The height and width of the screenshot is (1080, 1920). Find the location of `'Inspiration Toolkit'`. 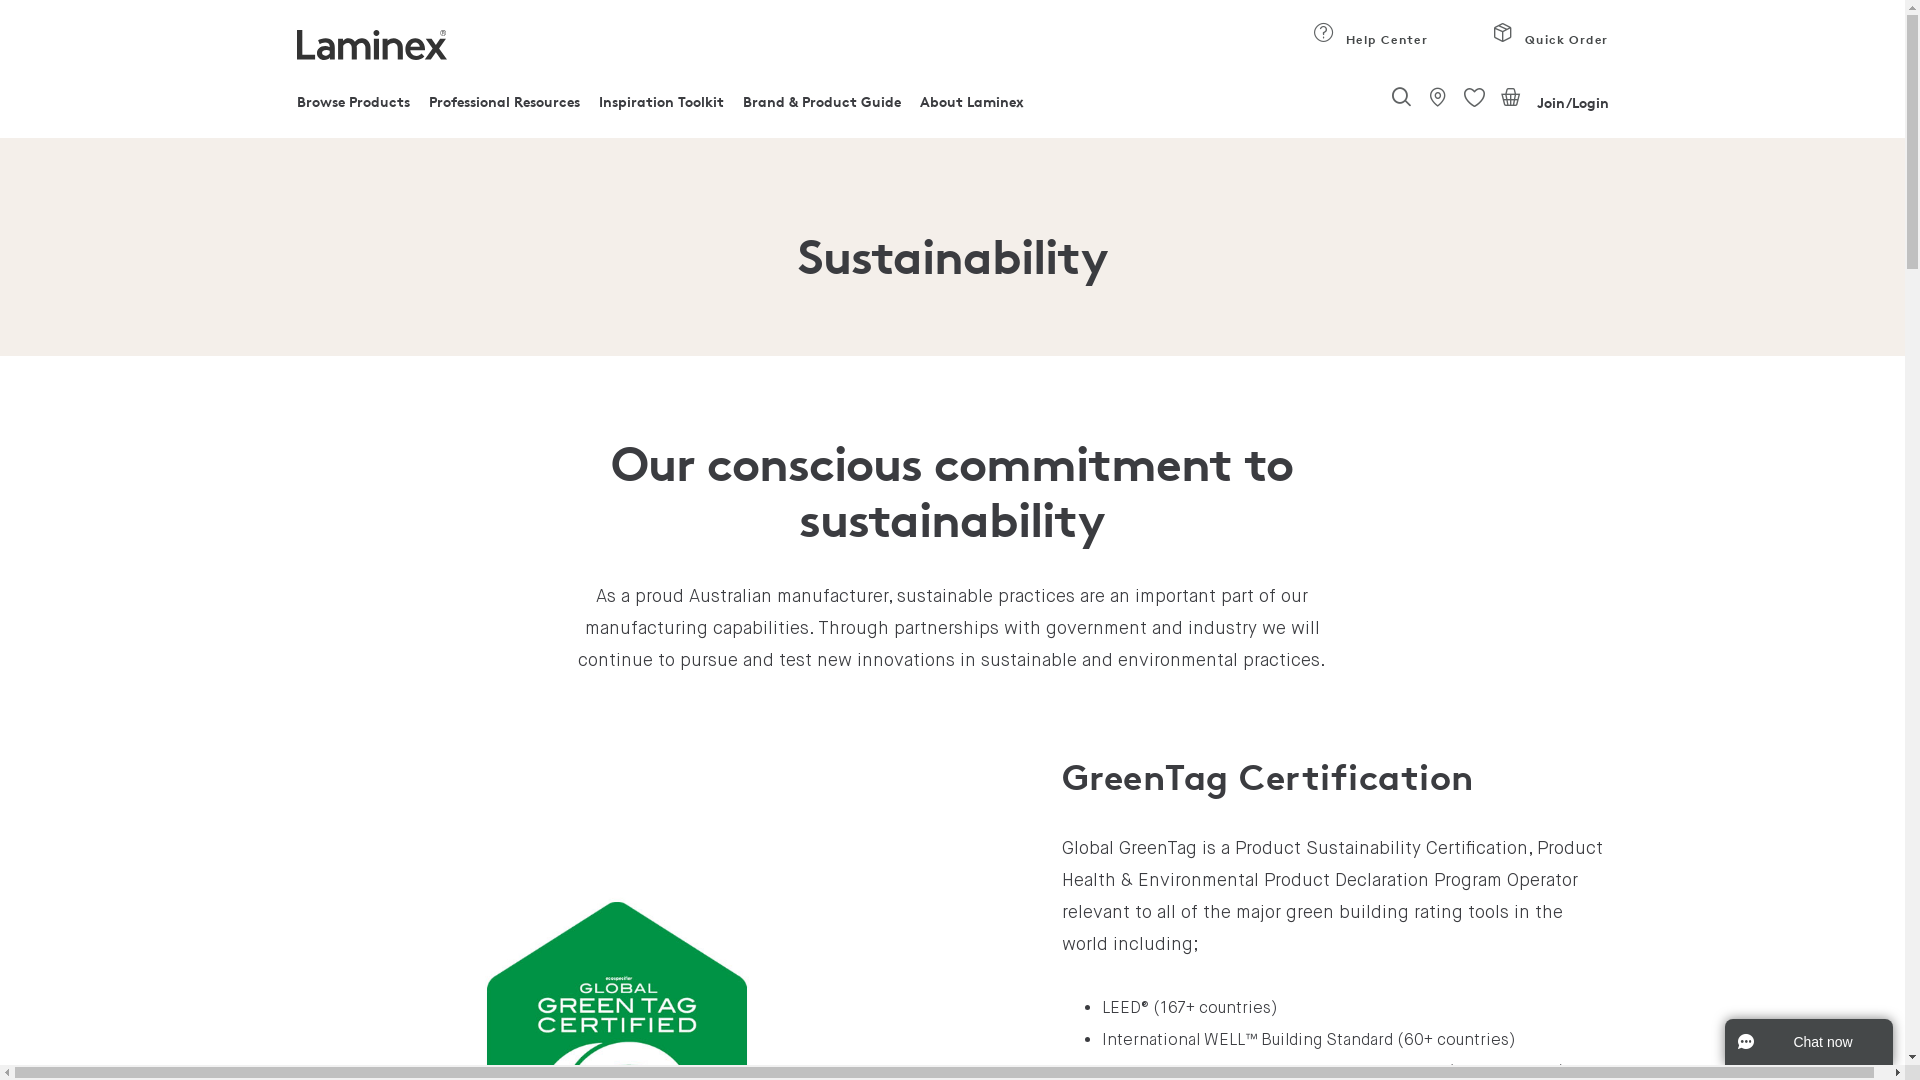

'Inspiration Toolkit' is located at coordinates (661, 107).